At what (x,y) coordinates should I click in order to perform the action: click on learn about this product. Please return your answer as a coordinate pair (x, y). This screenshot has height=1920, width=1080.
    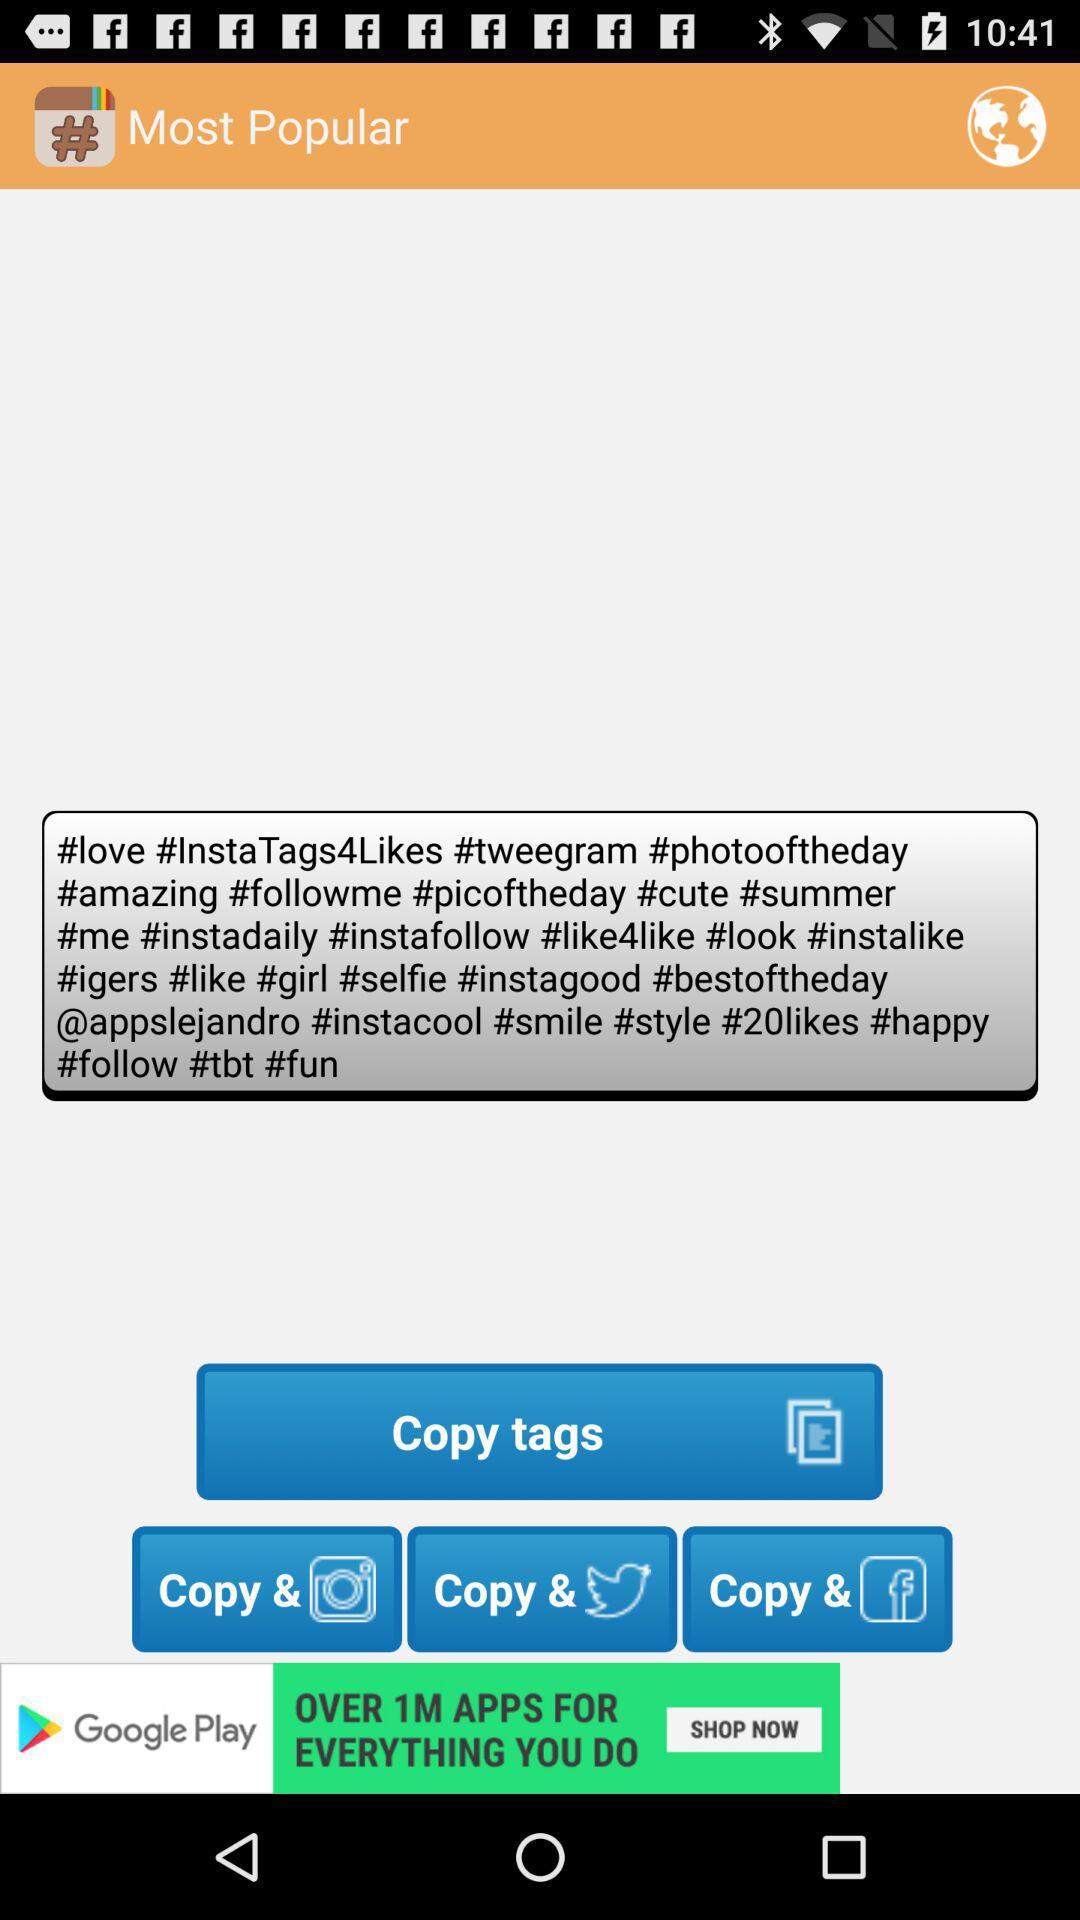
    Looking at the image, I should click on (540, 1727).